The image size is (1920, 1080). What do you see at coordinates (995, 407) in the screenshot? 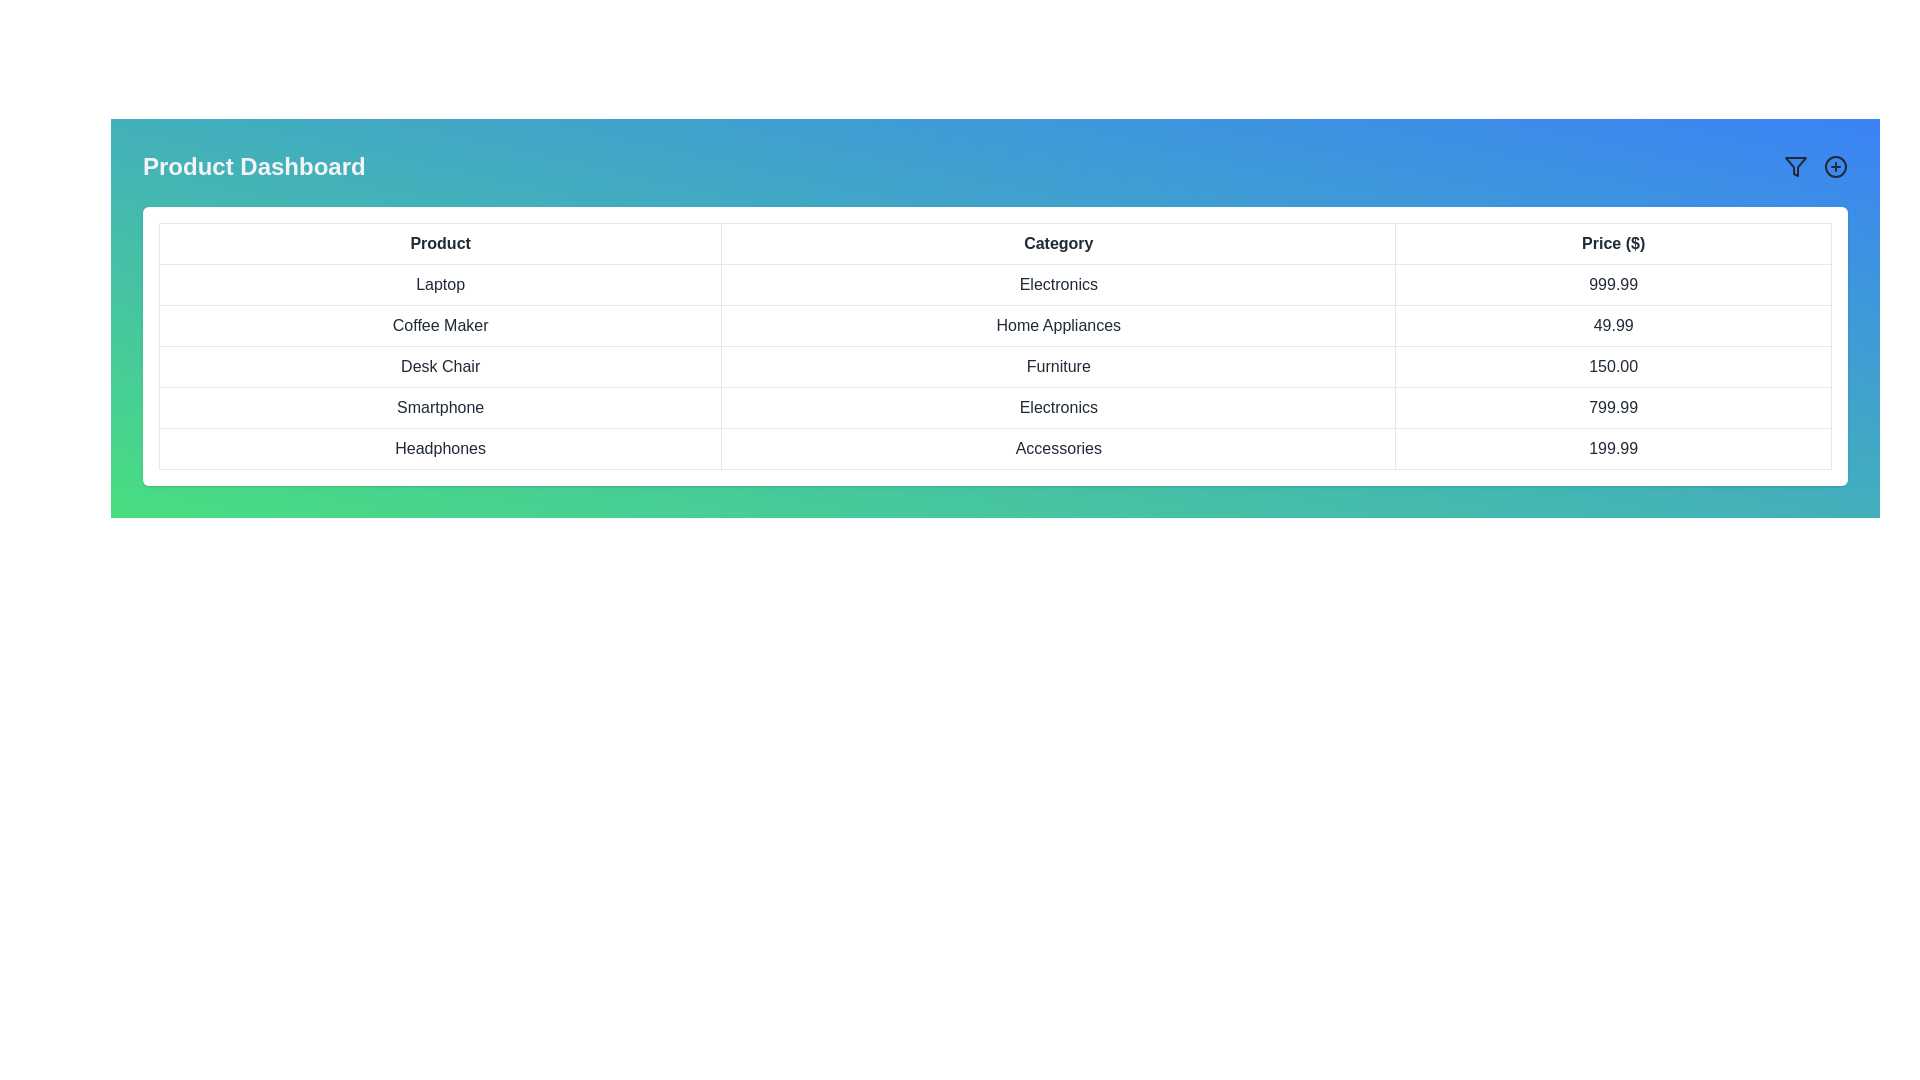
I see `the fourth row in the product dashboard data table, which displays product details including name, category, and price` at bounding box center [995, 407].